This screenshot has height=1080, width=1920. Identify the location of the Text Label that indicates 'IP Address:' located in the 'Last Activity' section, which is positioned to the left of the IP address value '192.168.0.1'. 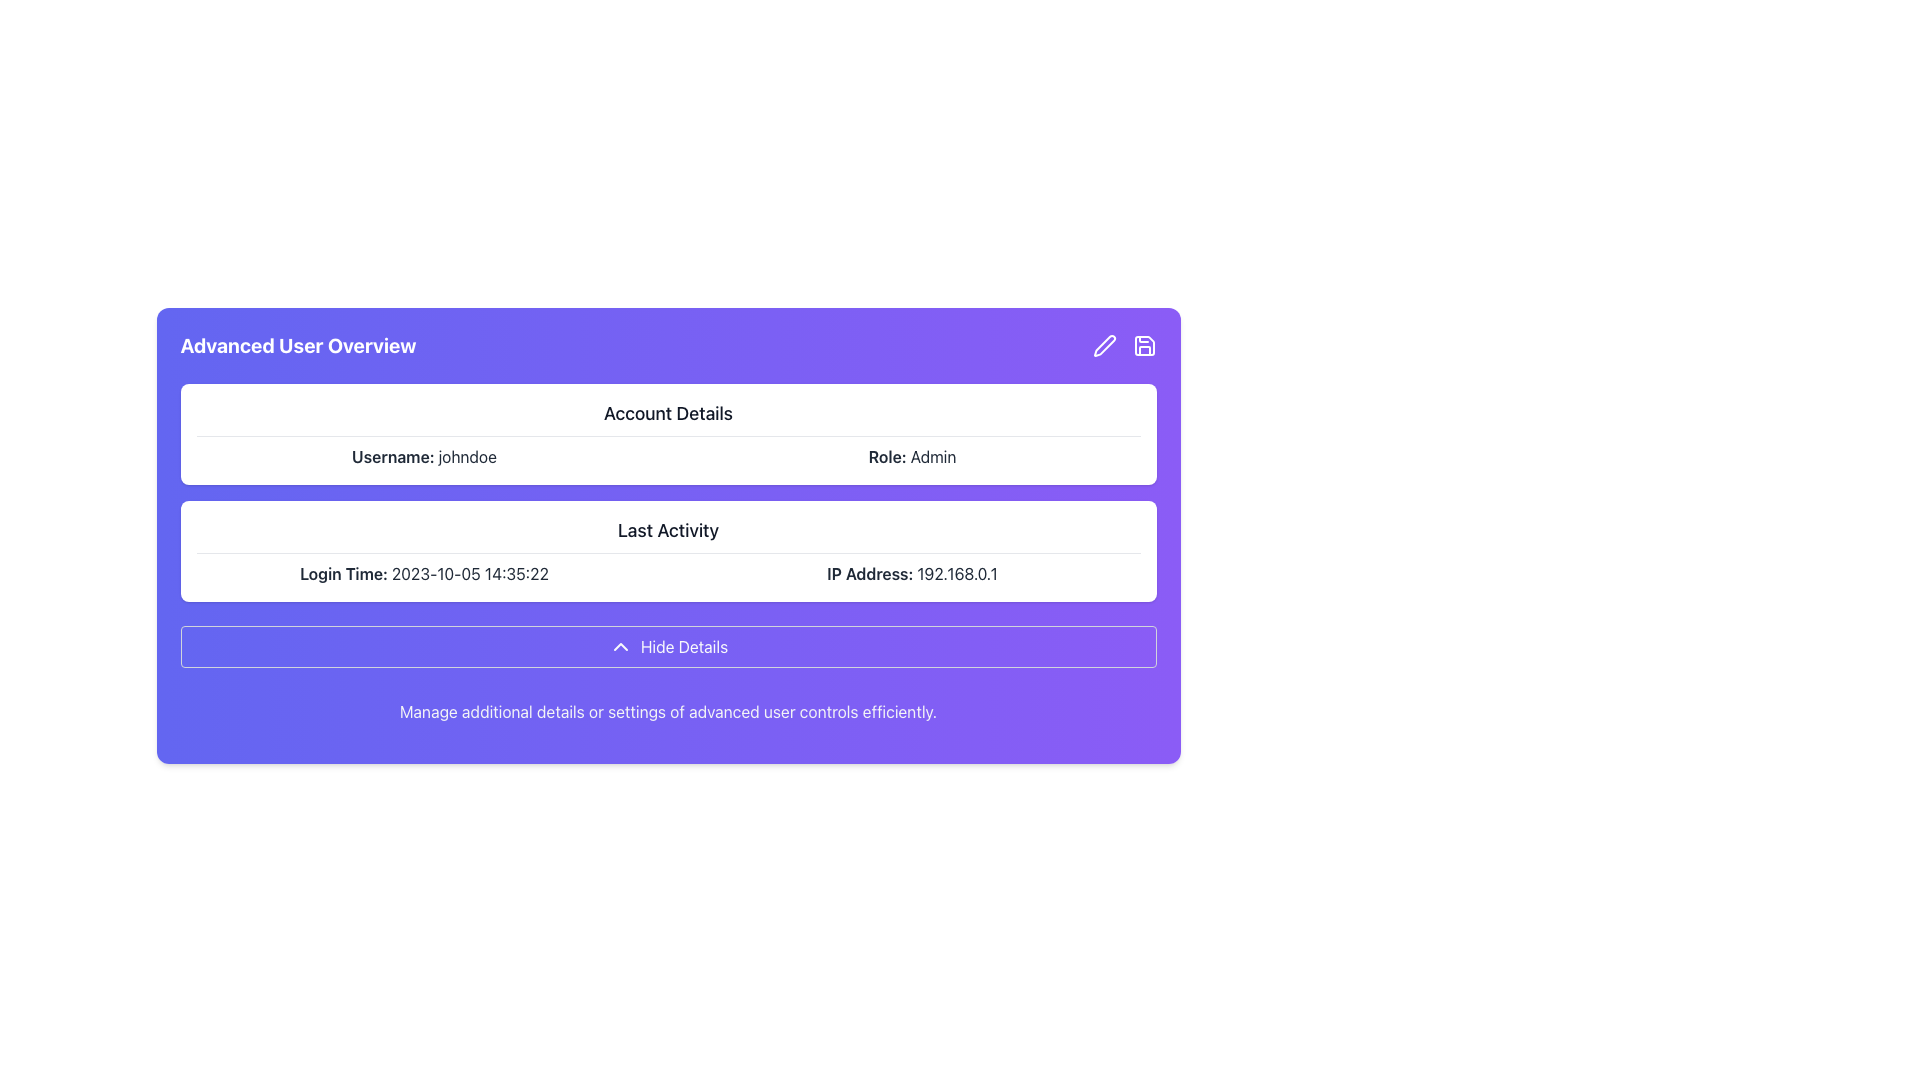
(872, 574).